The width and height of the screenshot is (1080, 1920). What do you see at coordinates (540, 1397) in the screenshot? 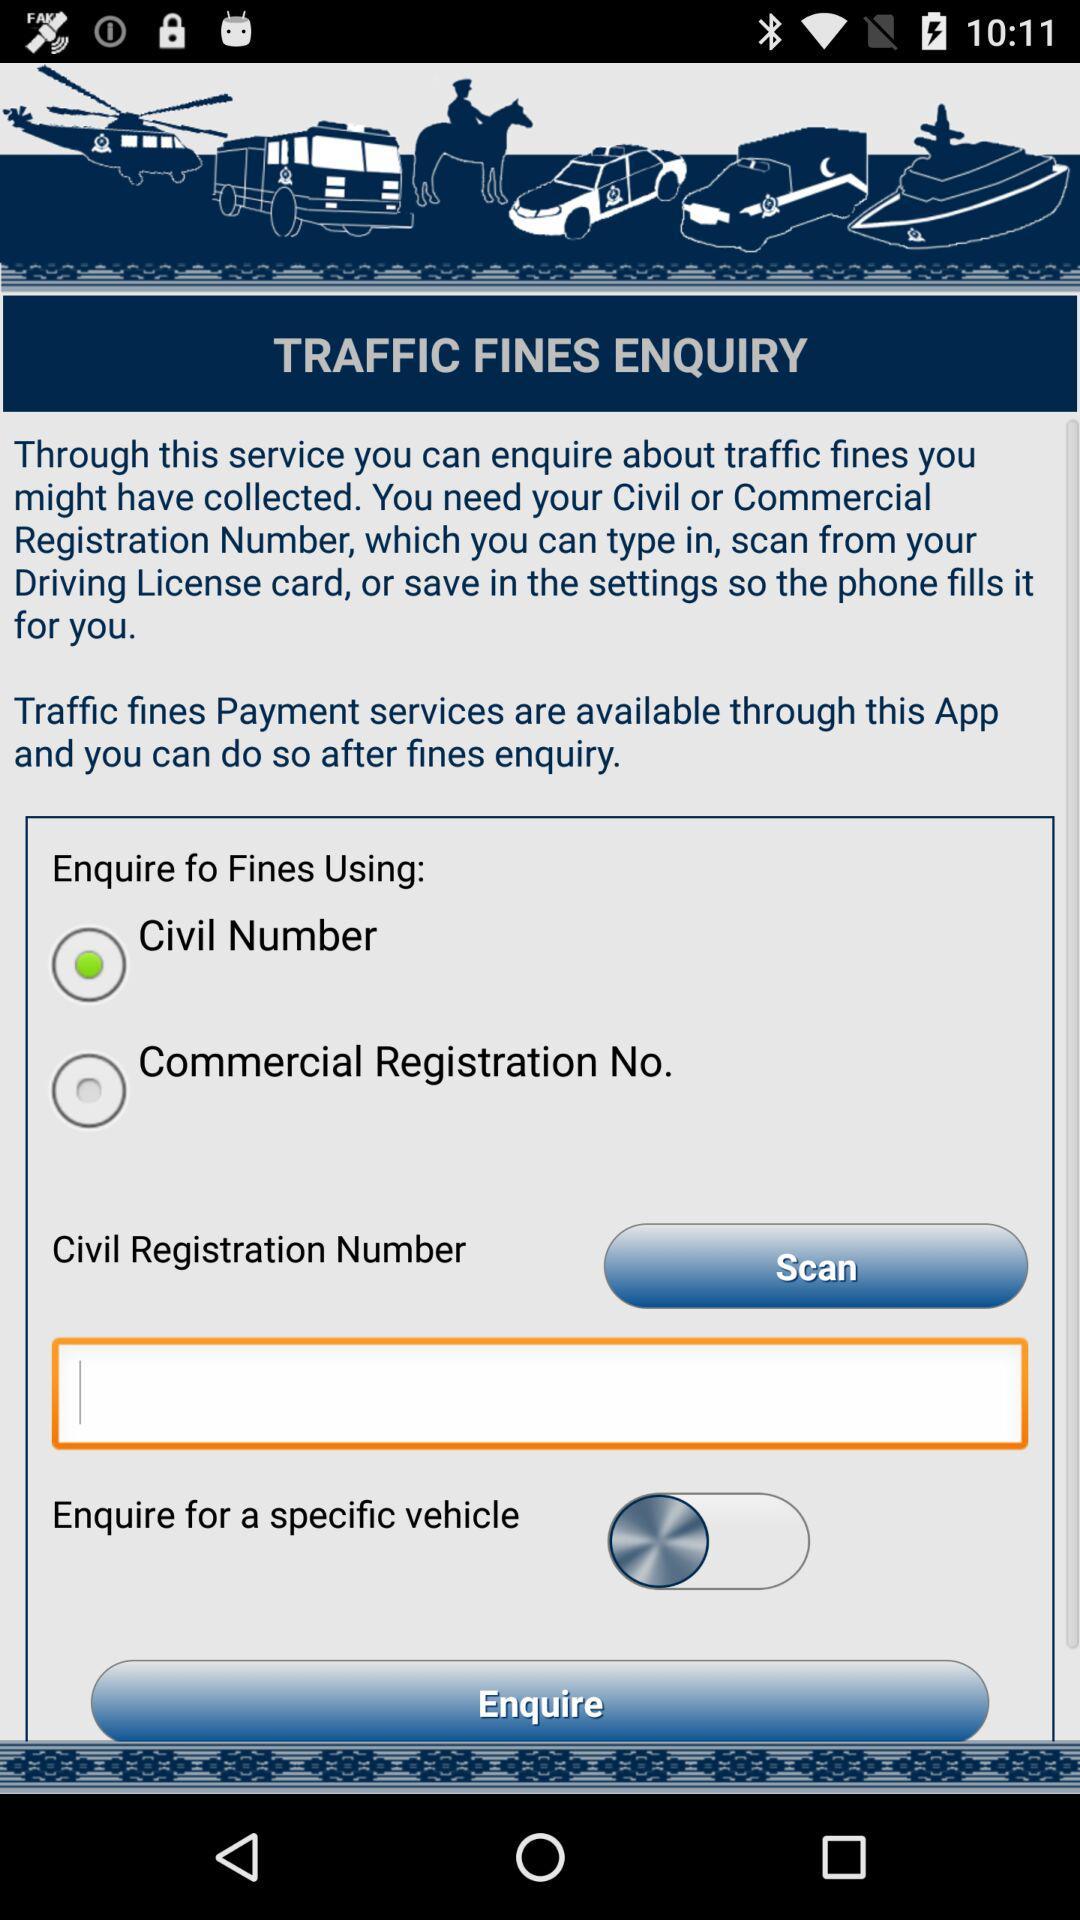
I see `type name to sign` at bounding box center [540, 1397].